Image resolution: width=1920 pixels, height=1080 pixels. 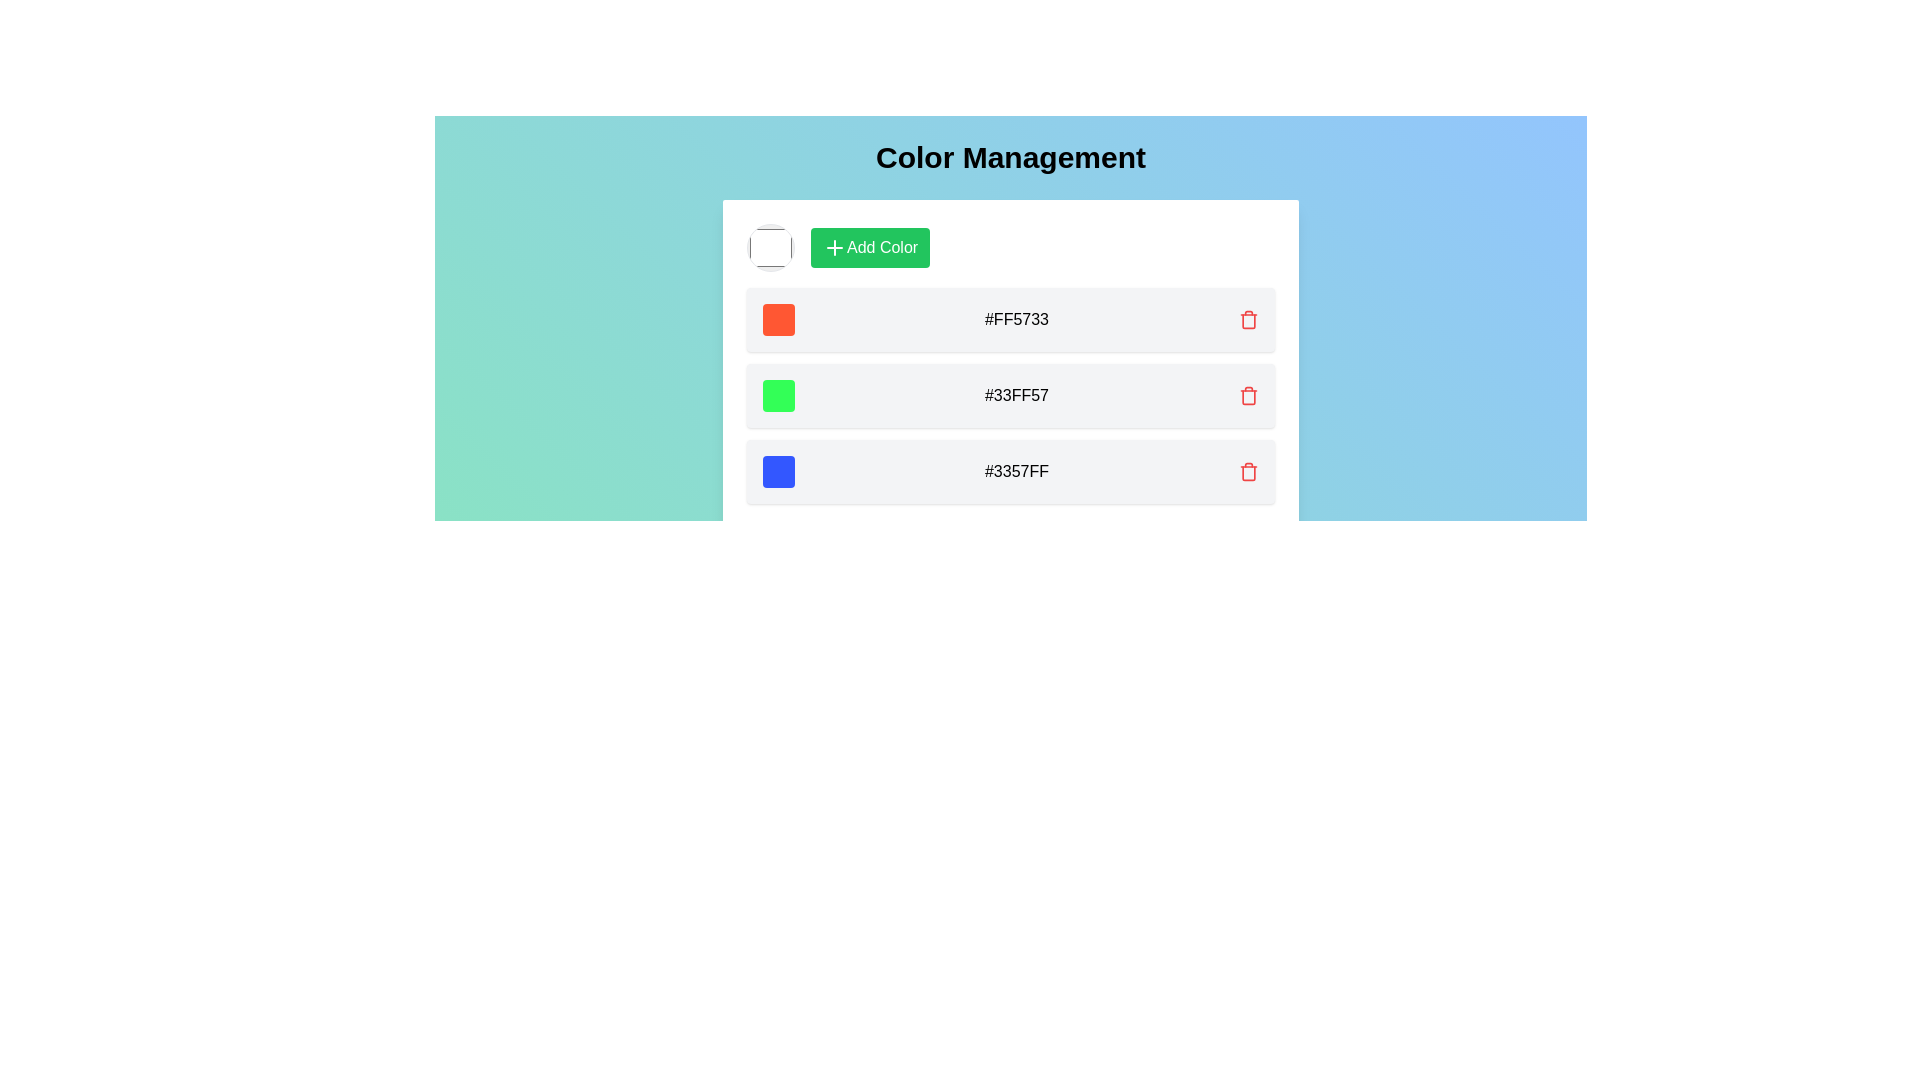 I want to click on the text display showing the string '#3357FF', which is bold and black on a light gray background, located next to a blue color swatch and to the left of a red trash icon, so click(x=1017, y=471).